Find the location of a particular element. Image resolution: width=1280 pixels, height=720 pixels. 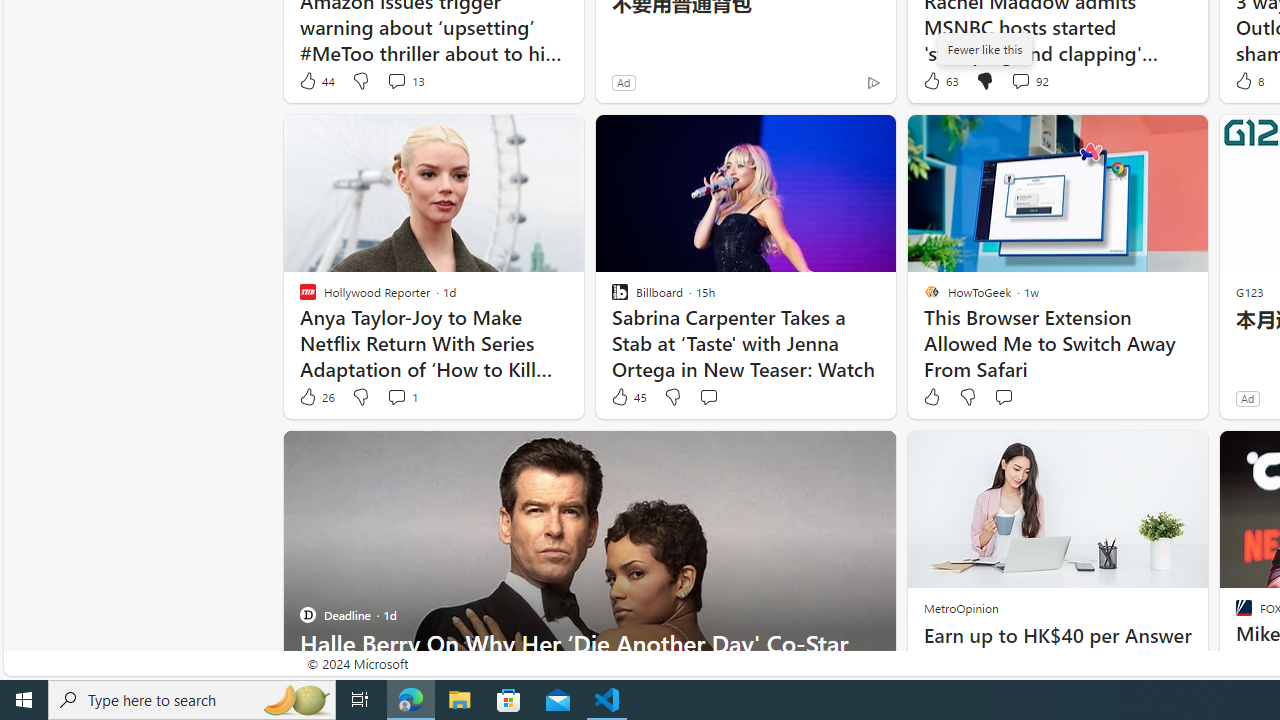

'44 Like' is located at coordinates (315, 80).